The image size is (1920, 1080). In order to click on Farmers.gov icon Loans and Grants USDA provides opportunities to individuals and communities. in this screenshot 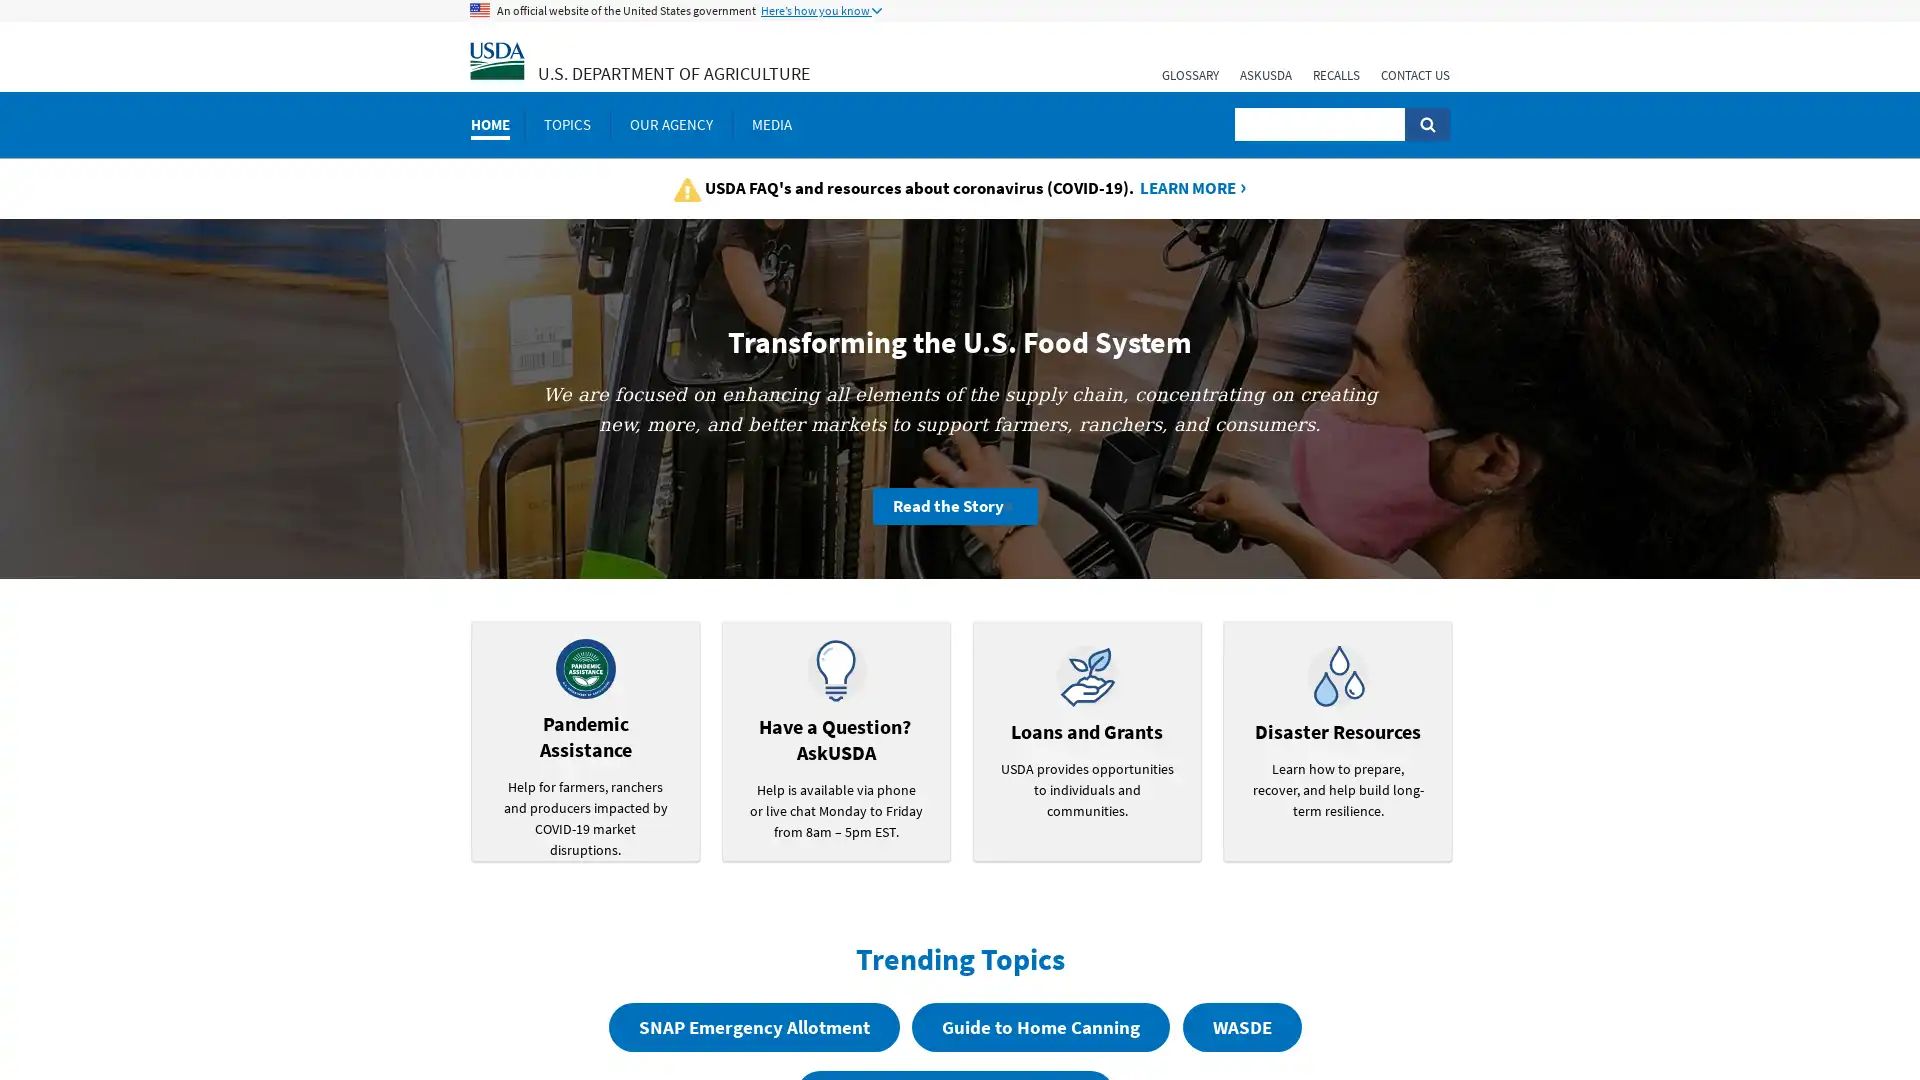, I will do `click(1085, 740)`.